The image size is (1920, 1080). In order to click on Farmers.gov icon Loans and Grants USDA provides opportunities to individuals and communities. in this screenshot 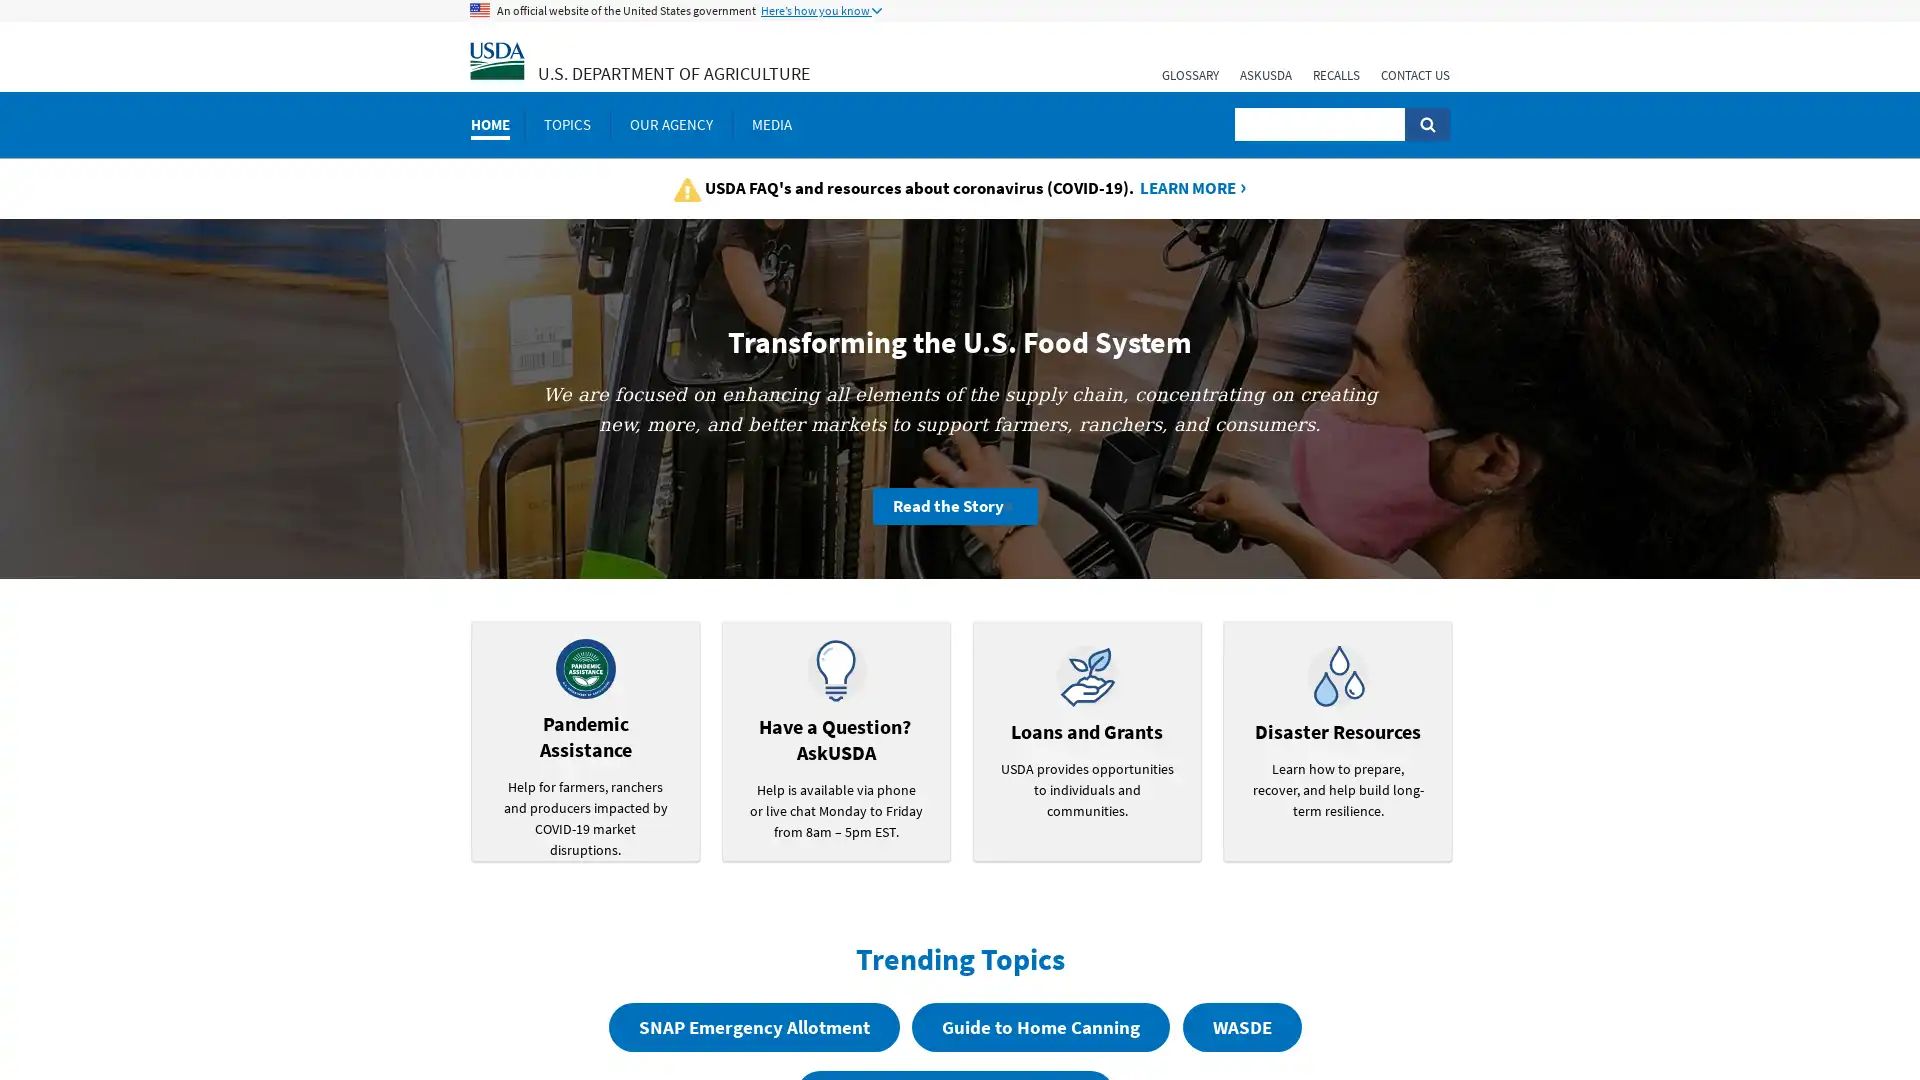, I will do `click(1085, 740)`.